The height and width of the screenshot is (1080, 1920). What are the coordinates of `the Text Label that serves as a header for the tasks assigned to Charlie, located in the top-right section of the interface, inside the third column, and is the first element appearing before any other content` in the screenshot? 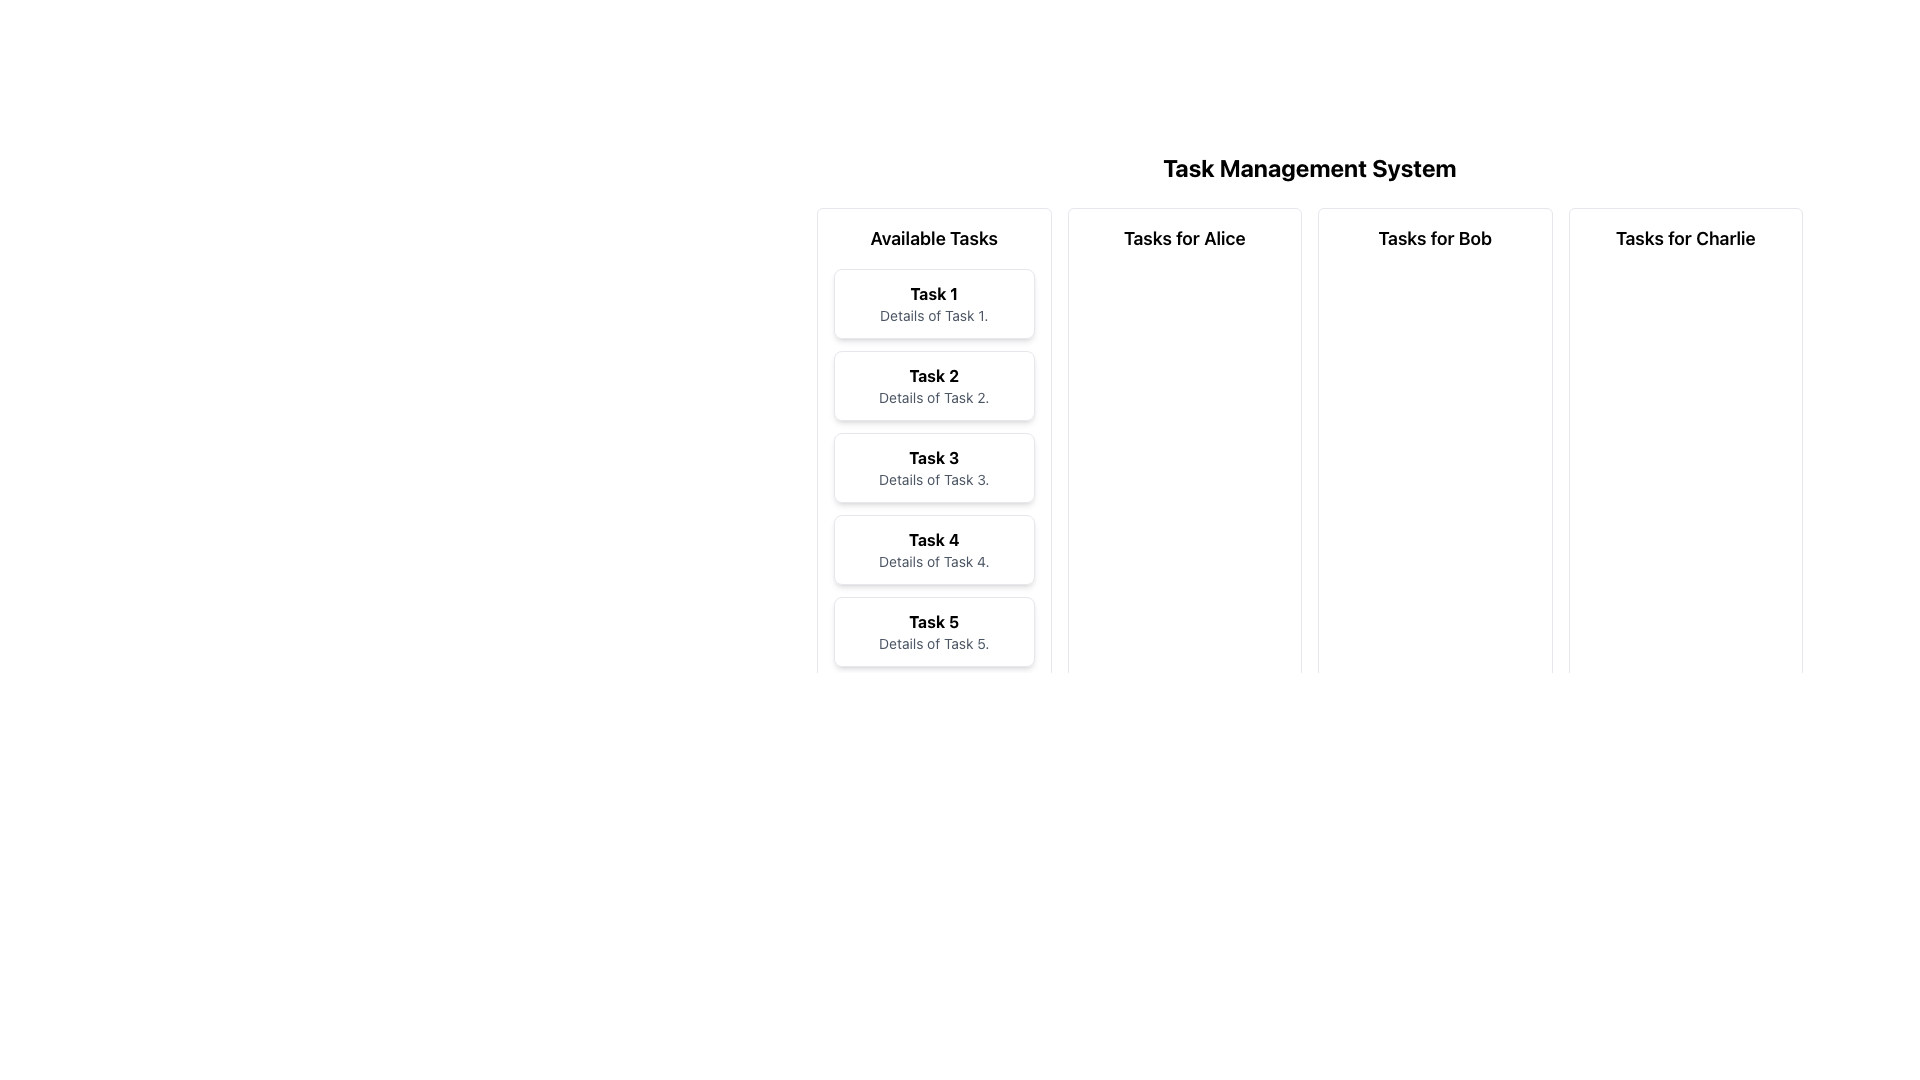 It's located at (1684, 238).